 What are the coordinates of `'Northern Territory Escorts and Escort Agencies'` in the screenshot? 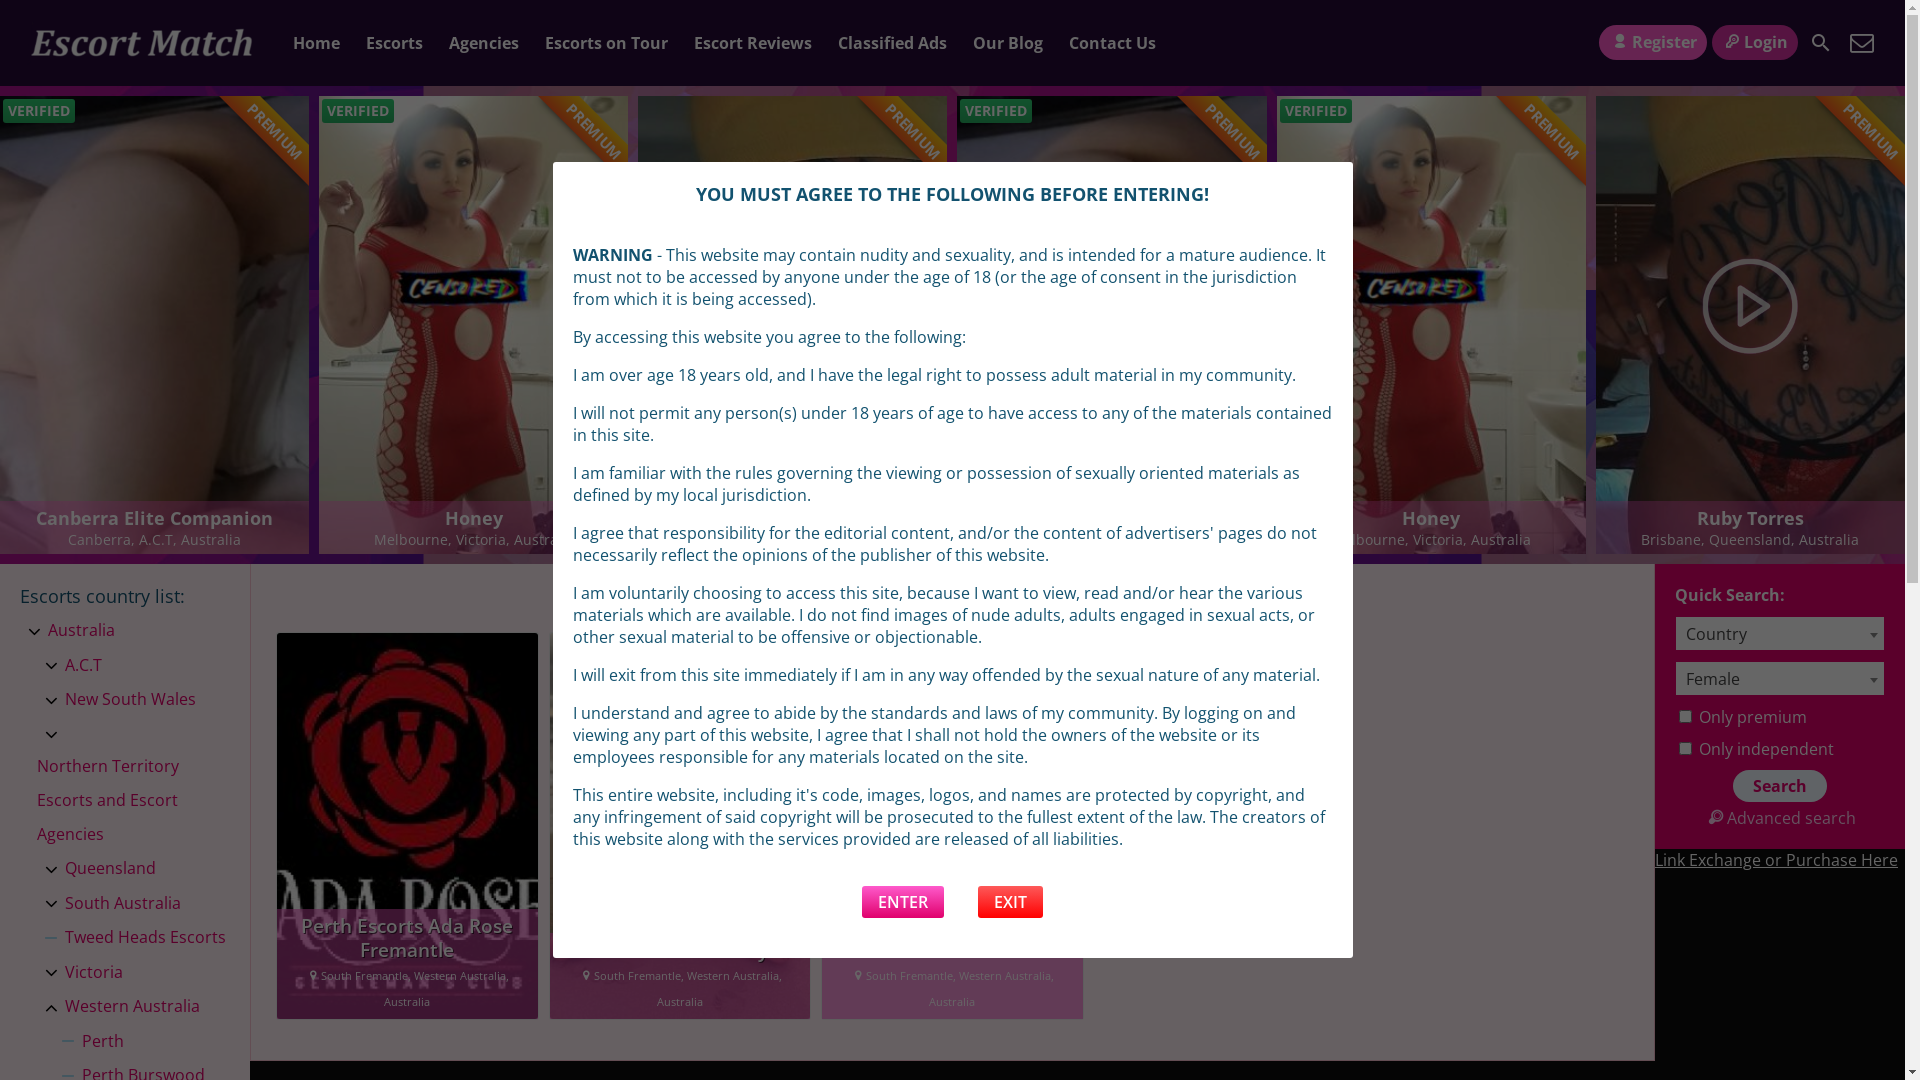 It's located at (132, 799).